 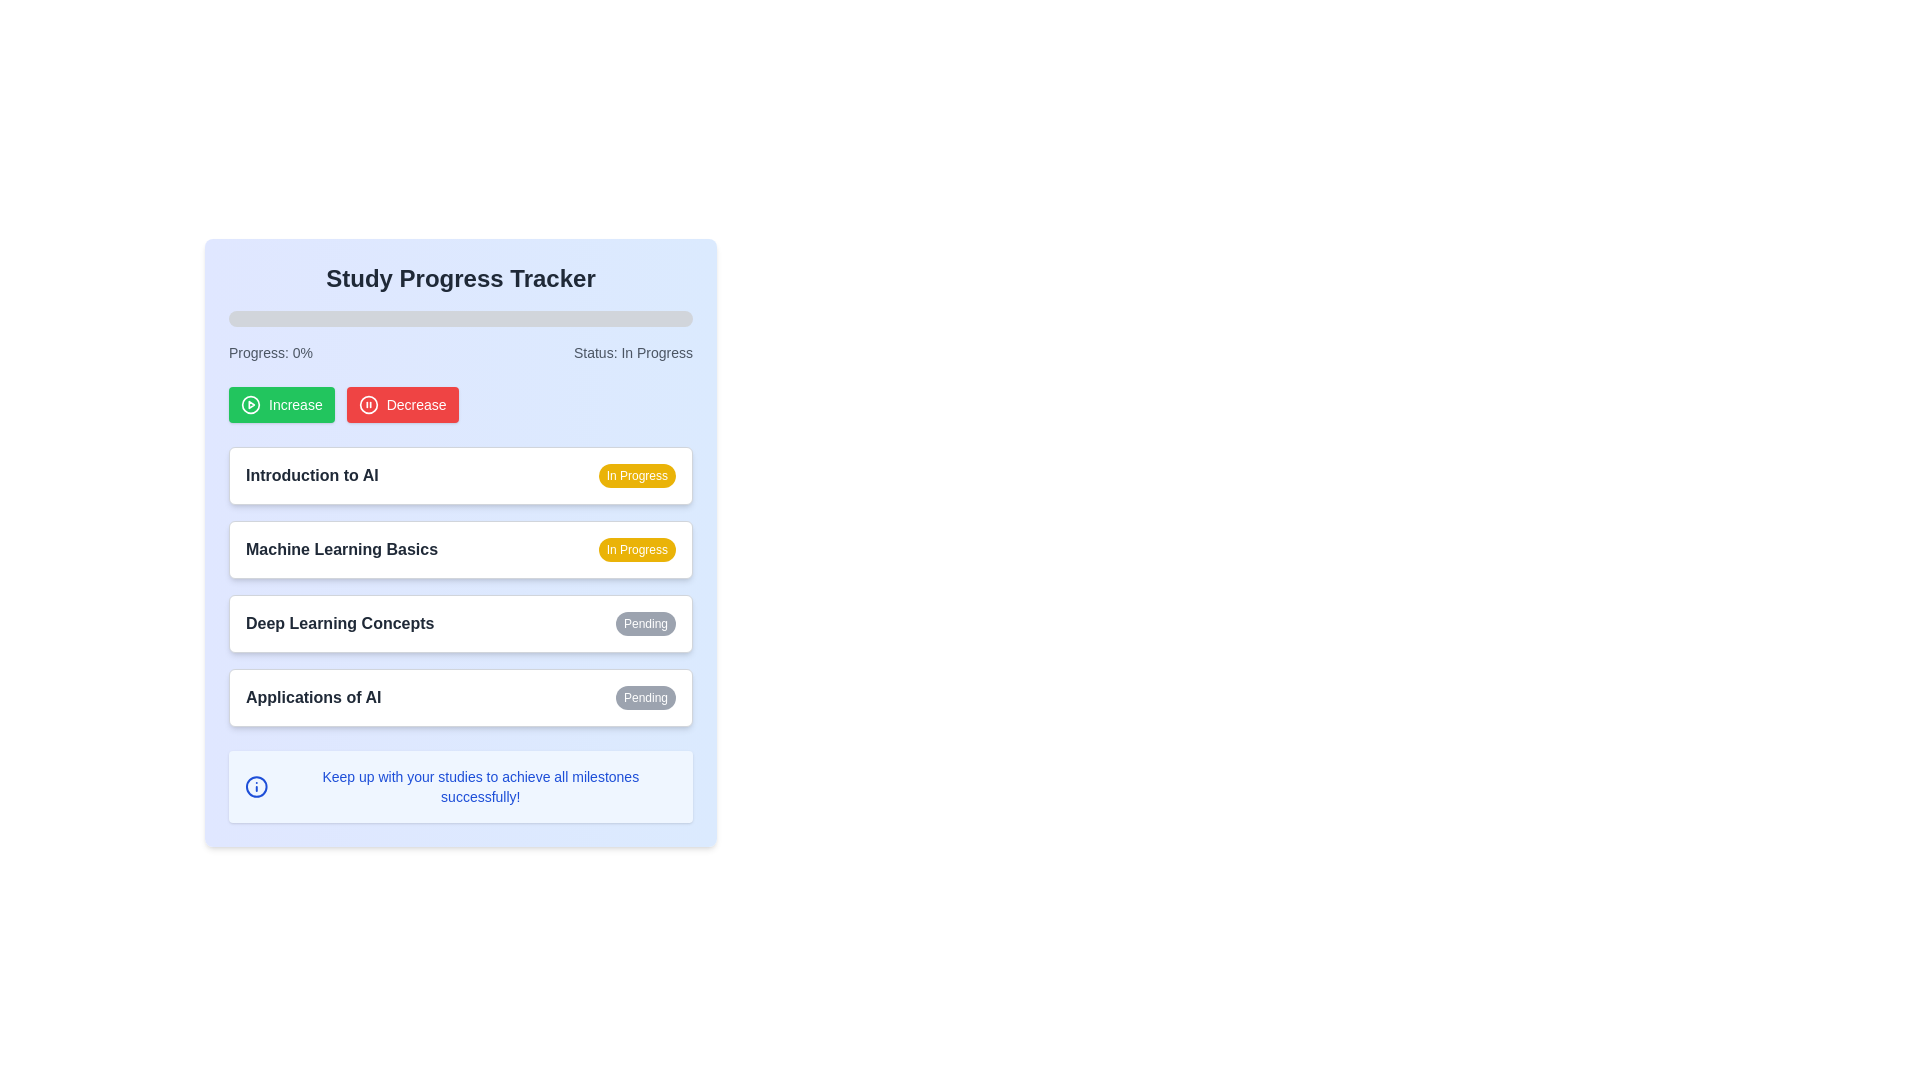 I want to click on the horizontal progress bar with rounded edges located below the 'Study Progress Tracker' header, so click(x=459, y=318).